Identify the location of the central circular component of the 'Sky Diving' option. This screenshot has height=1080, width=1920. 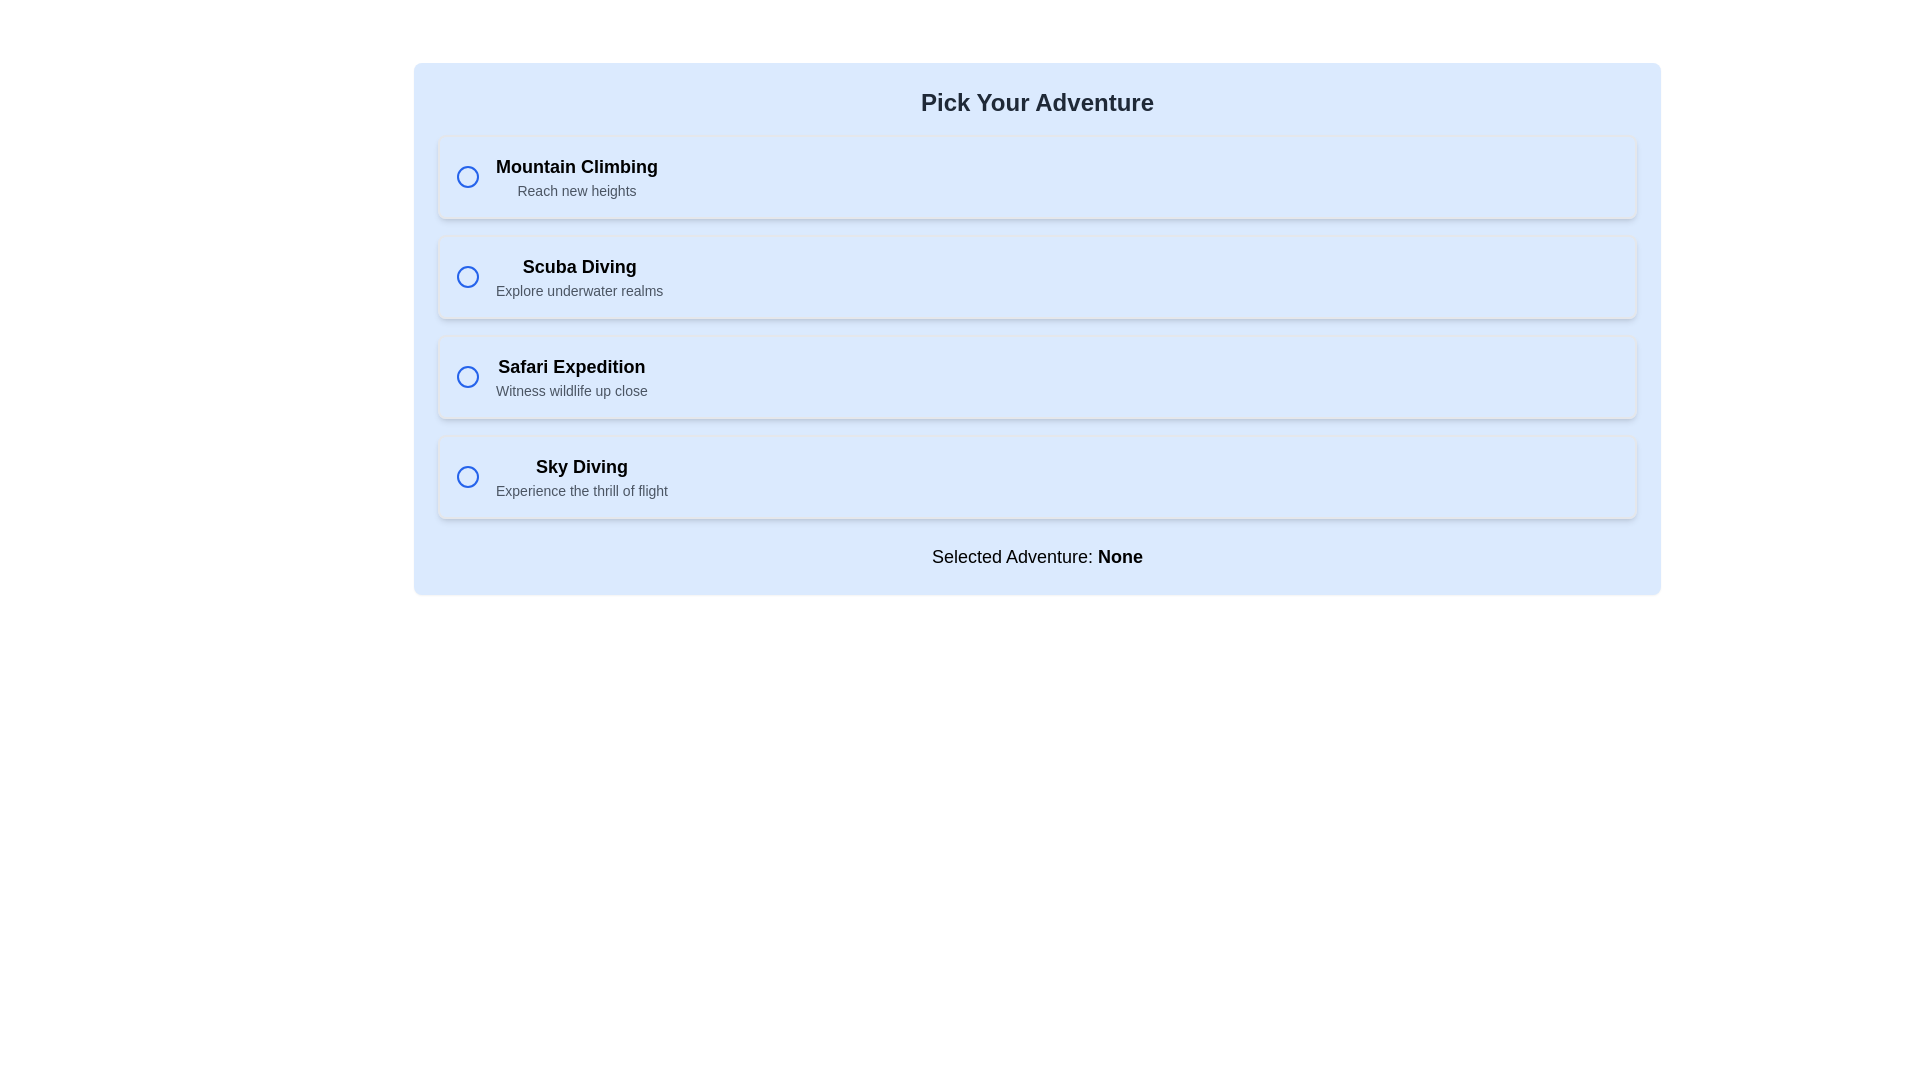
(466, 477).